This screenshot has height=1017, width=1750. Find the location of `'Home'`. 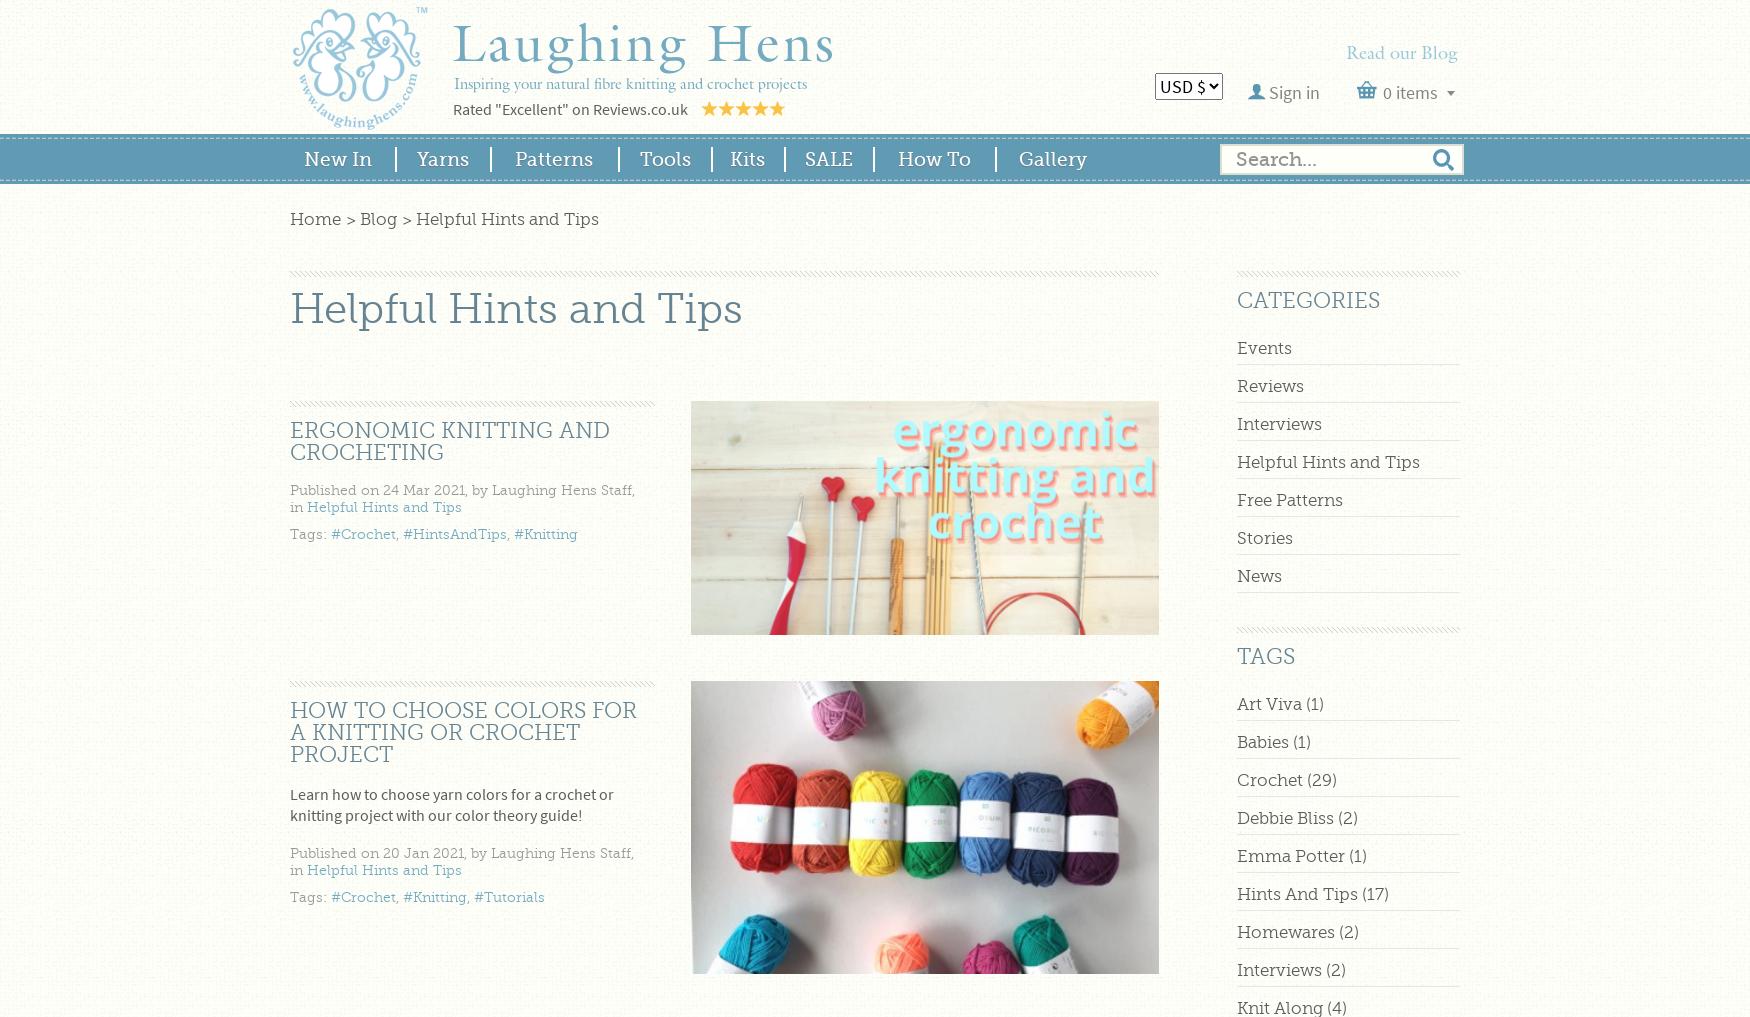

'Home' is located at coordinates (315, 219).